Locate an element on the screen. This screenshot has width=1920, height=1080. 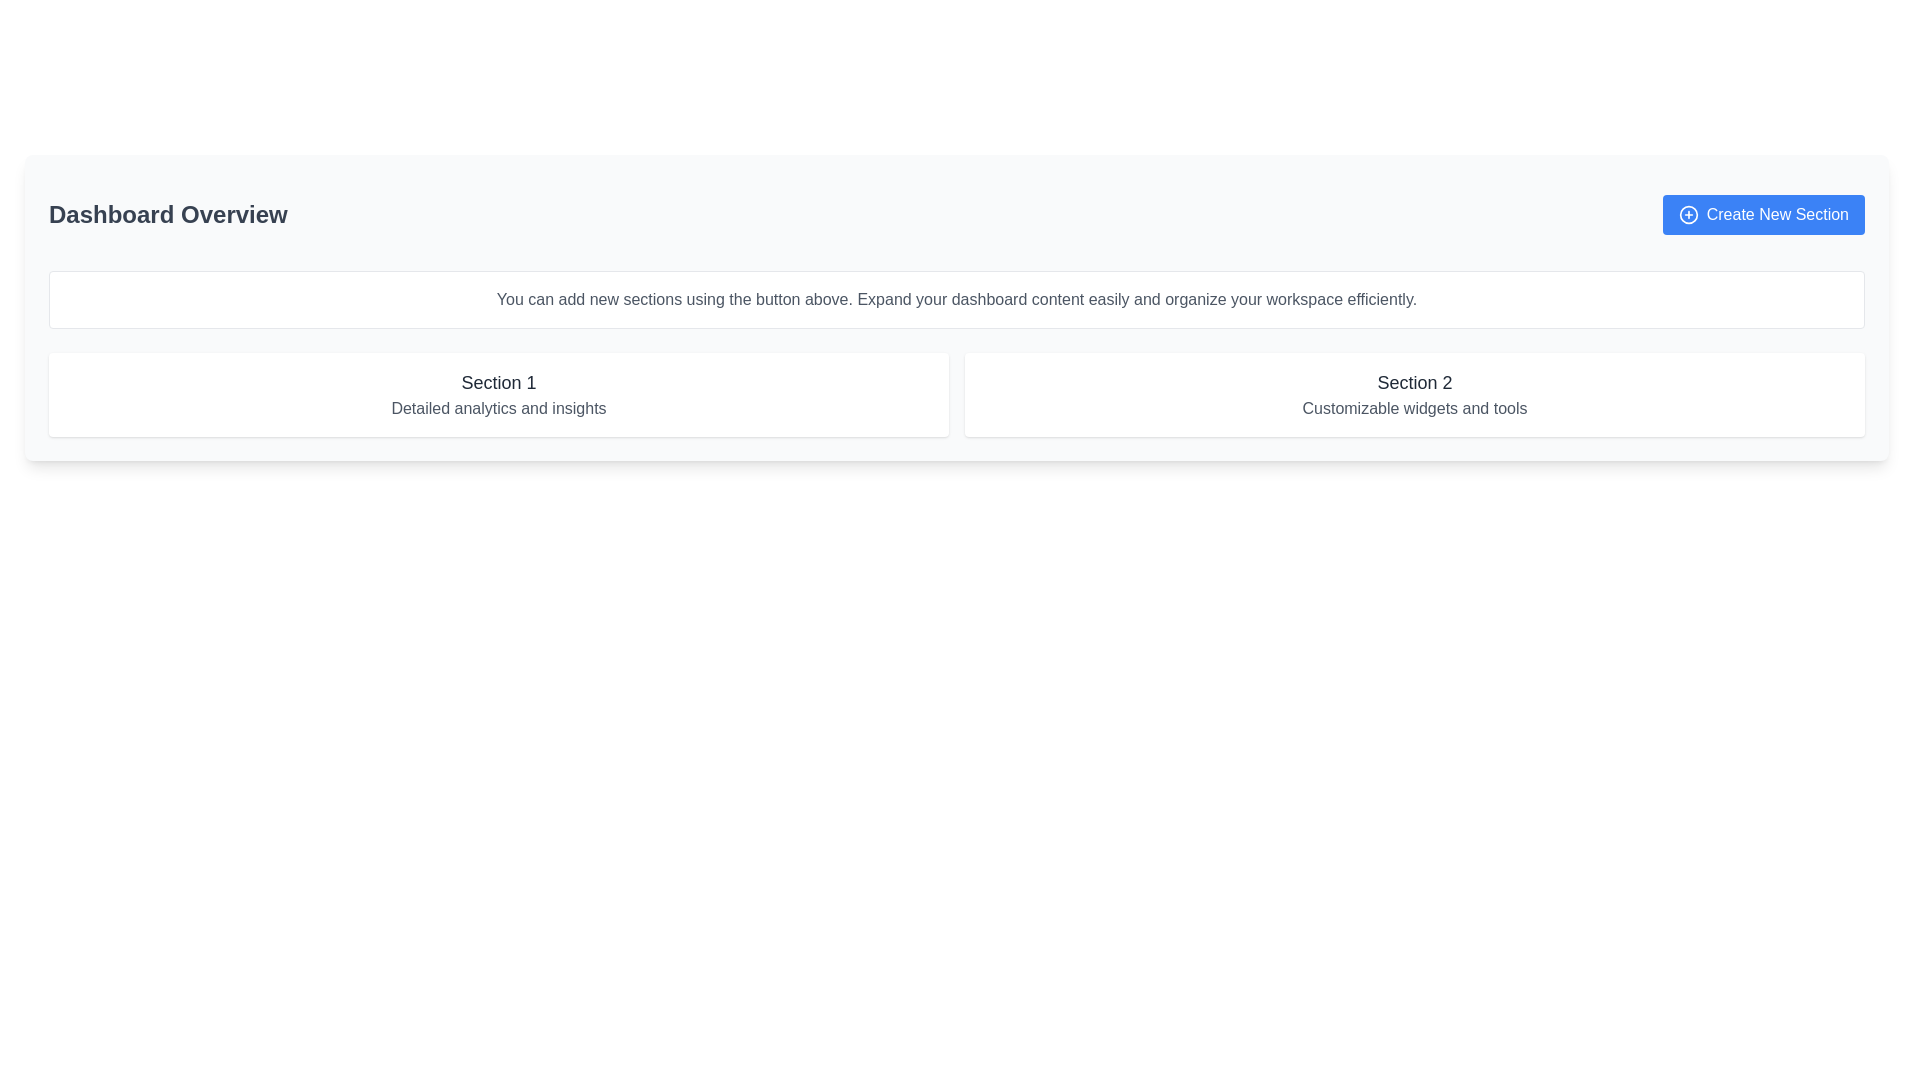
the button located in the top-right corner of the 'Dashboard Overview' section to create a new section is located at coordinates (1763, 215).